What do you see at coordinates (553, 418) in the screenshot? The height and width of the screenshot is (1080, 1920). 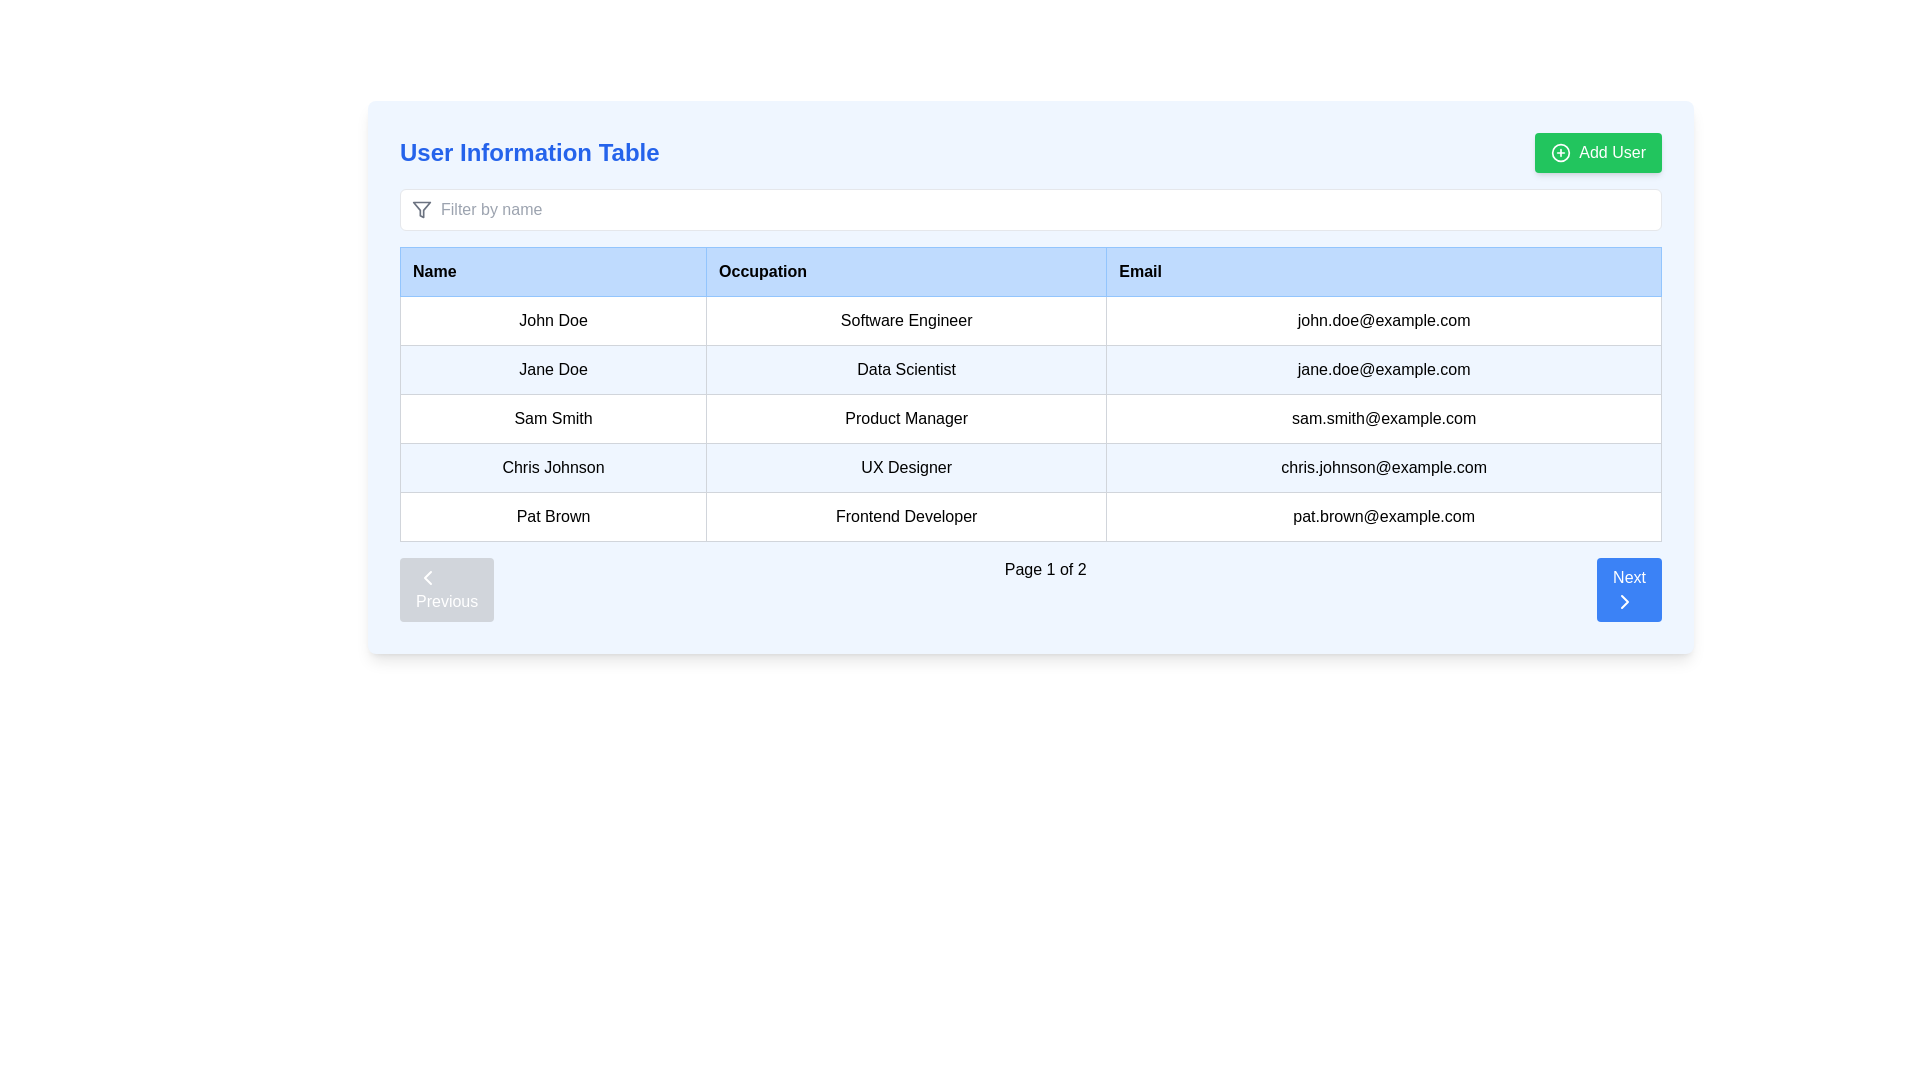 I see `text 'Sam Smith' displayed in the first column of the third row within the 'User Information Table', which is adjacent to 'Product Manager' and 'sam.smith@example.com'` at bounding box center [553, 418].